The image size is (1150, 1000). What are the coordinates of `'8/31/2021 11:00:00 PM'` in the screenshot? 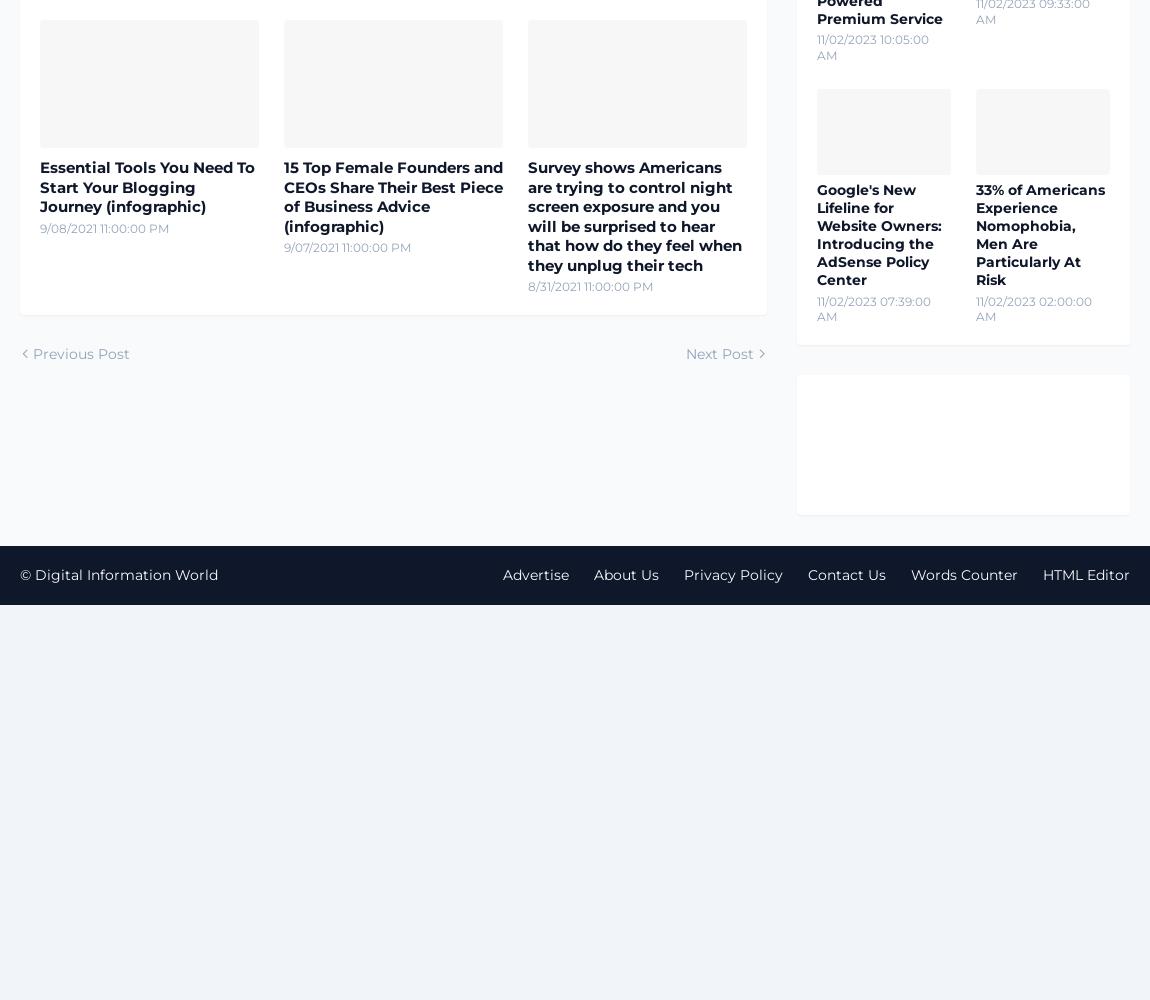 It's located at (589, 286).